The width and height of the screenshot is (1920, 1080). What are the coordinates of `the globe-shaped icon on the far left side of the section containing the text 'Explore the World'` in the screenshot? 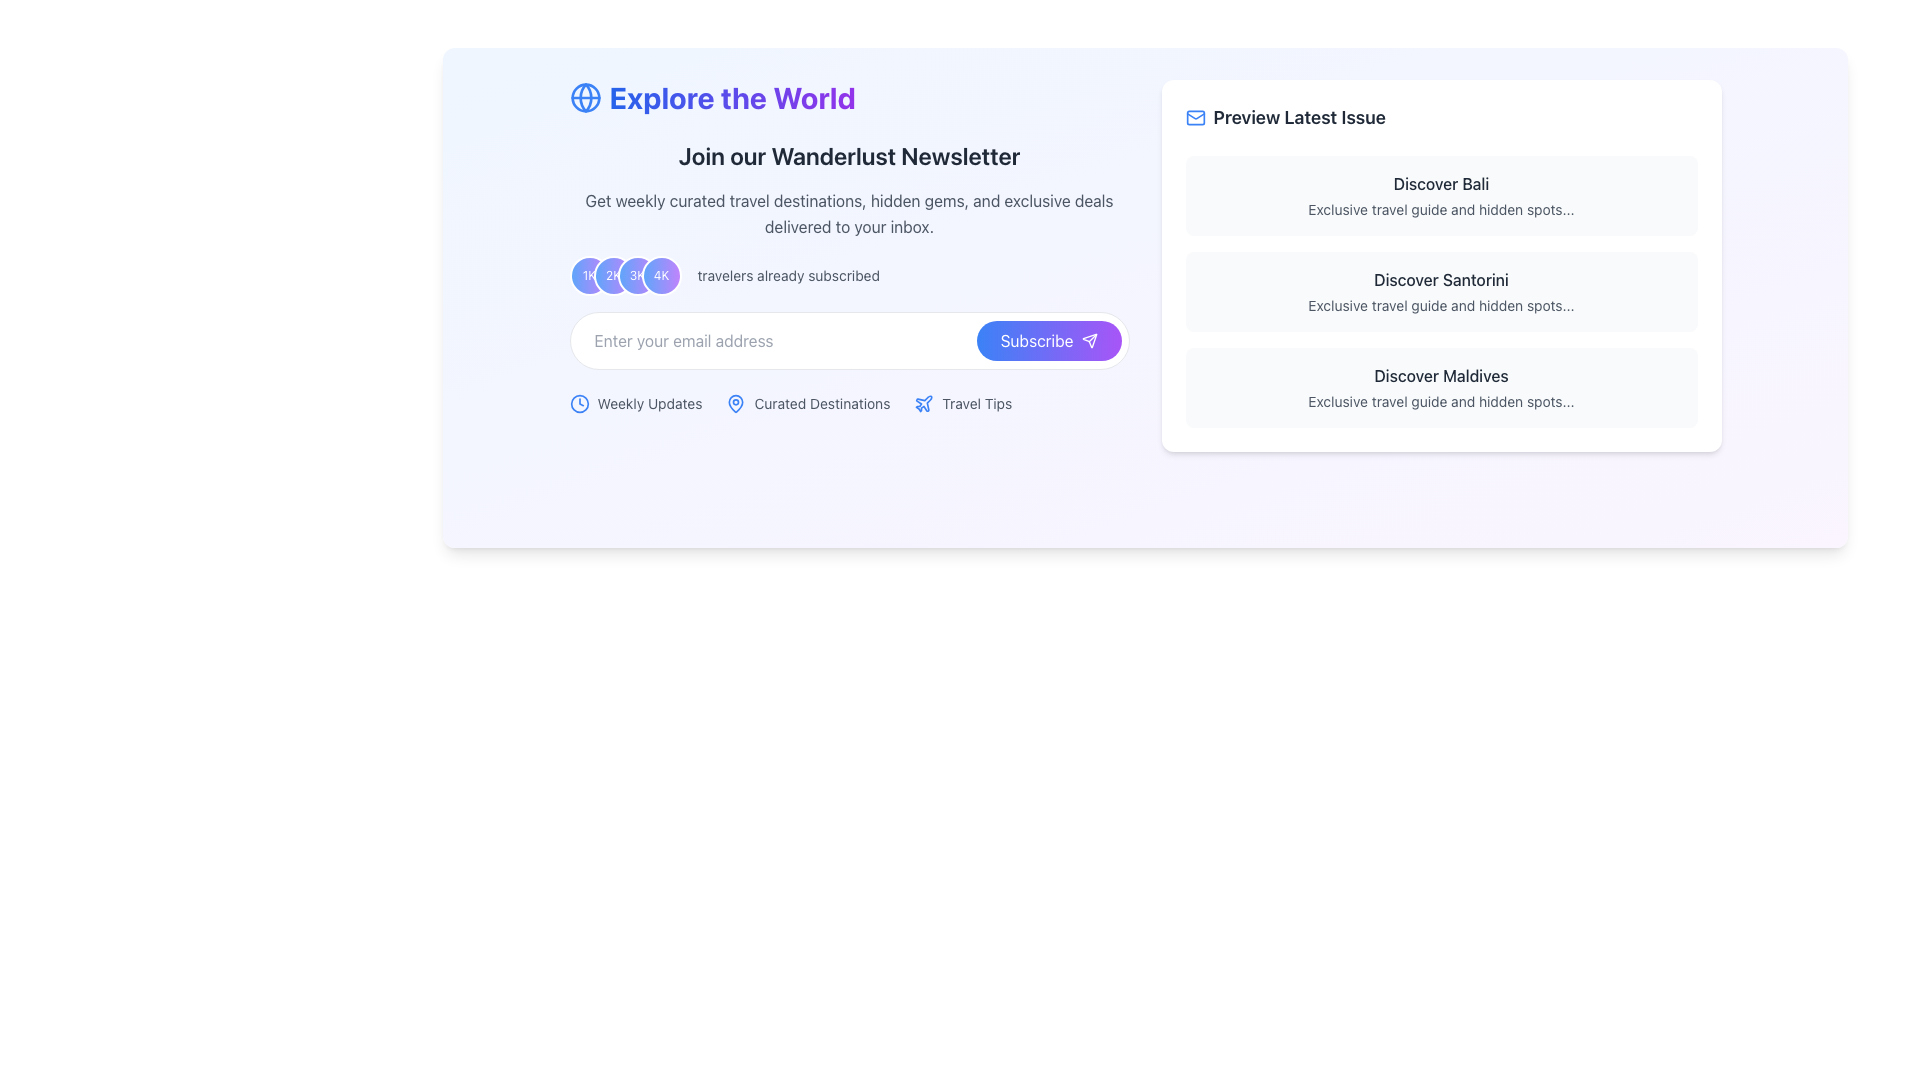 It's located at (584, 97).